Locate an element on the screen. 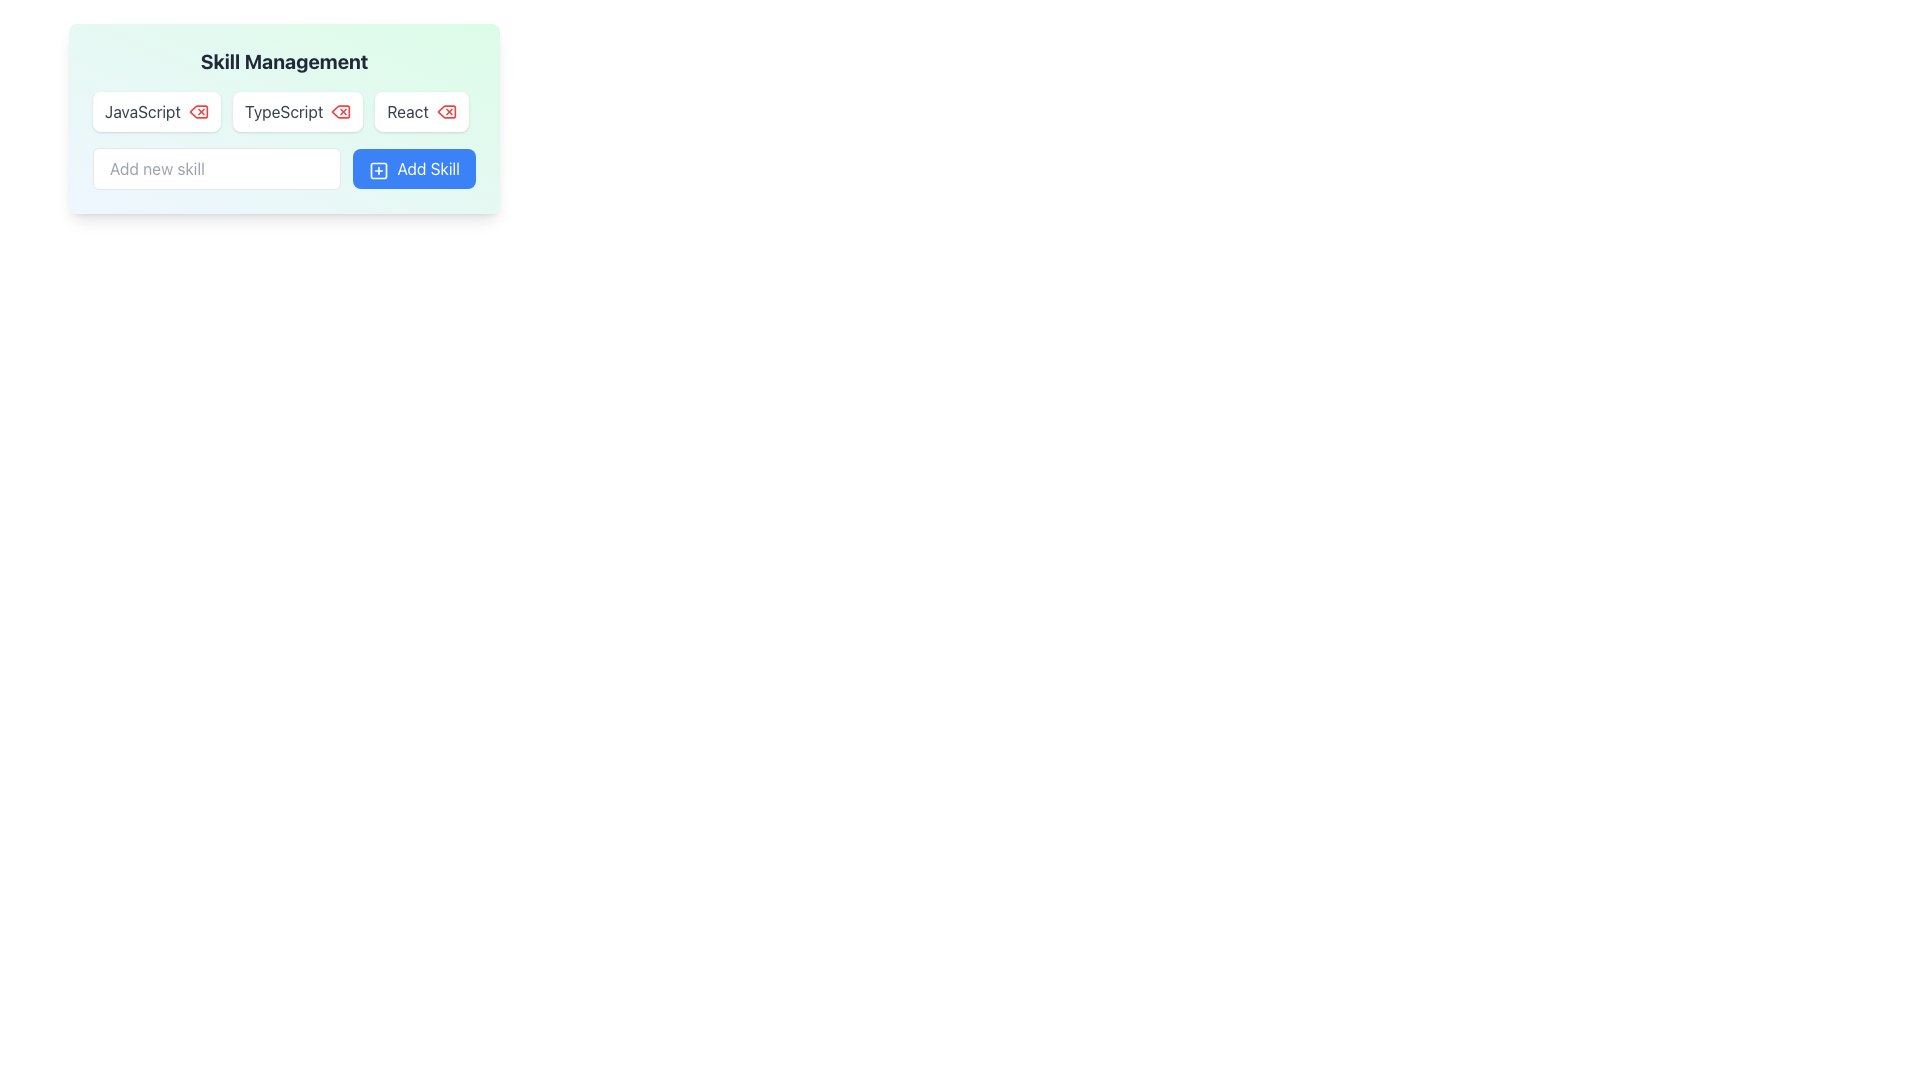  the text label indicating the skill name 'JavaScript', which is located in the upper-left quadrant of the interface is located at coordinates (142, 111).